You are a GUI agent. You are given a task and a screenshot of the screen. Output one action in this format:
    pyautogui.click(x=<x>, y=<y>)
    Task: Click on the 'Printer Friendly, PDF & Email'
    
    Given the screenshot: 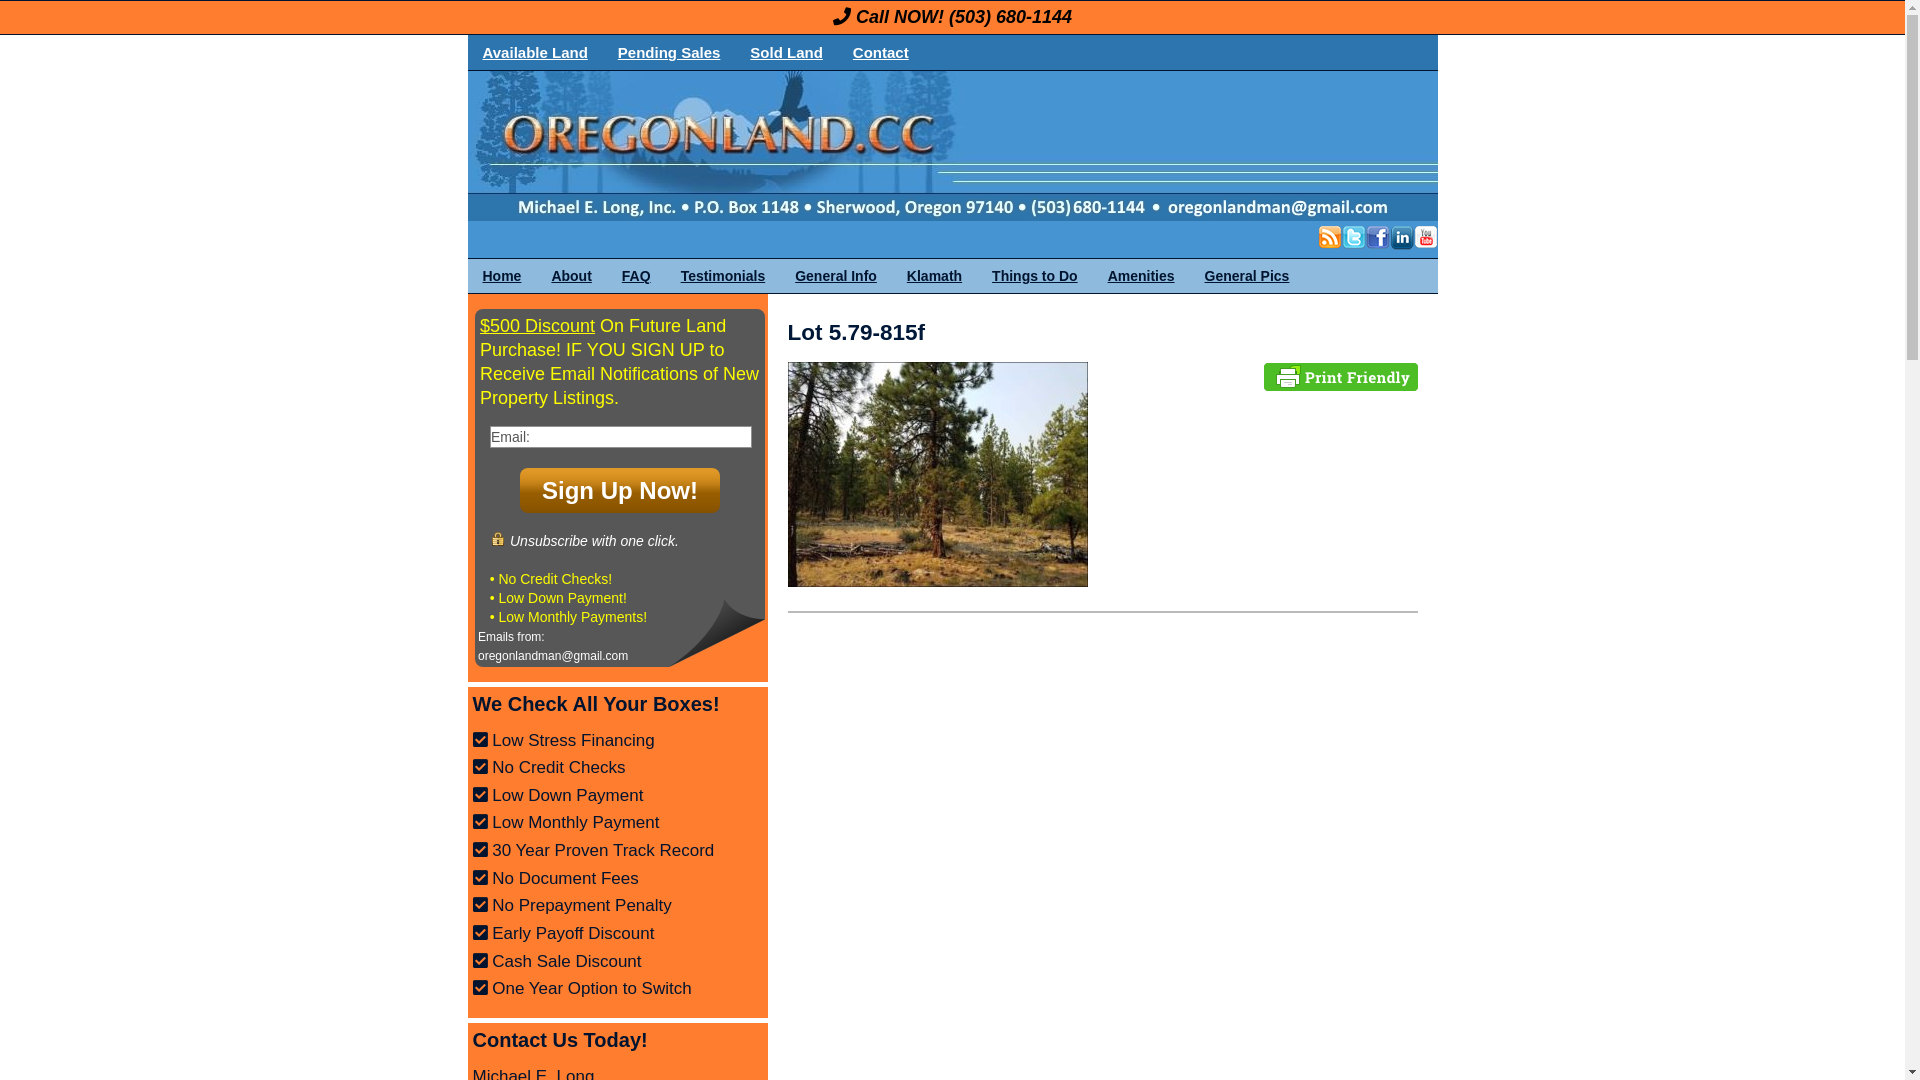 What is the action you would take?
    pyautogui.click(x=1340, y=375)
    